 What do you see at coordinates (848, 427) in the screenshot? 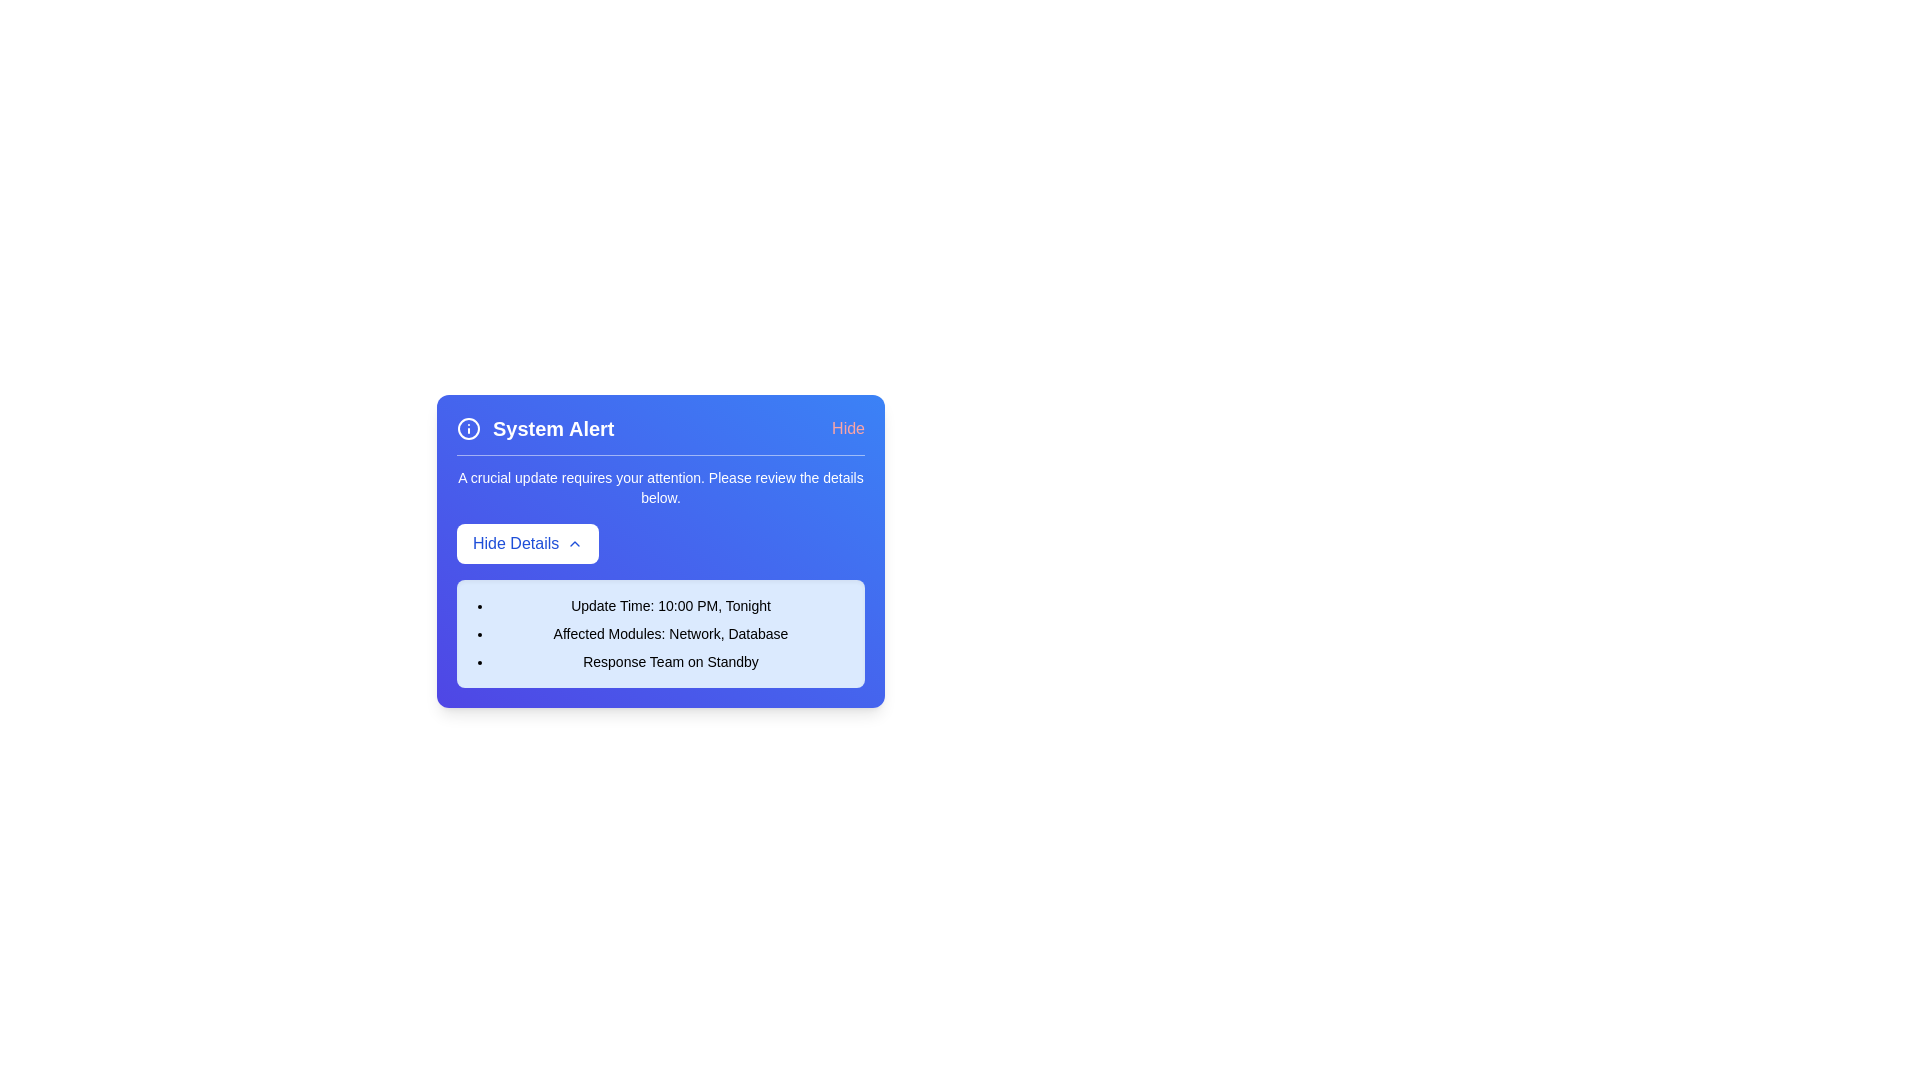
I see `the 'Hide' button to close the alert` at bounding box center [848, 427].